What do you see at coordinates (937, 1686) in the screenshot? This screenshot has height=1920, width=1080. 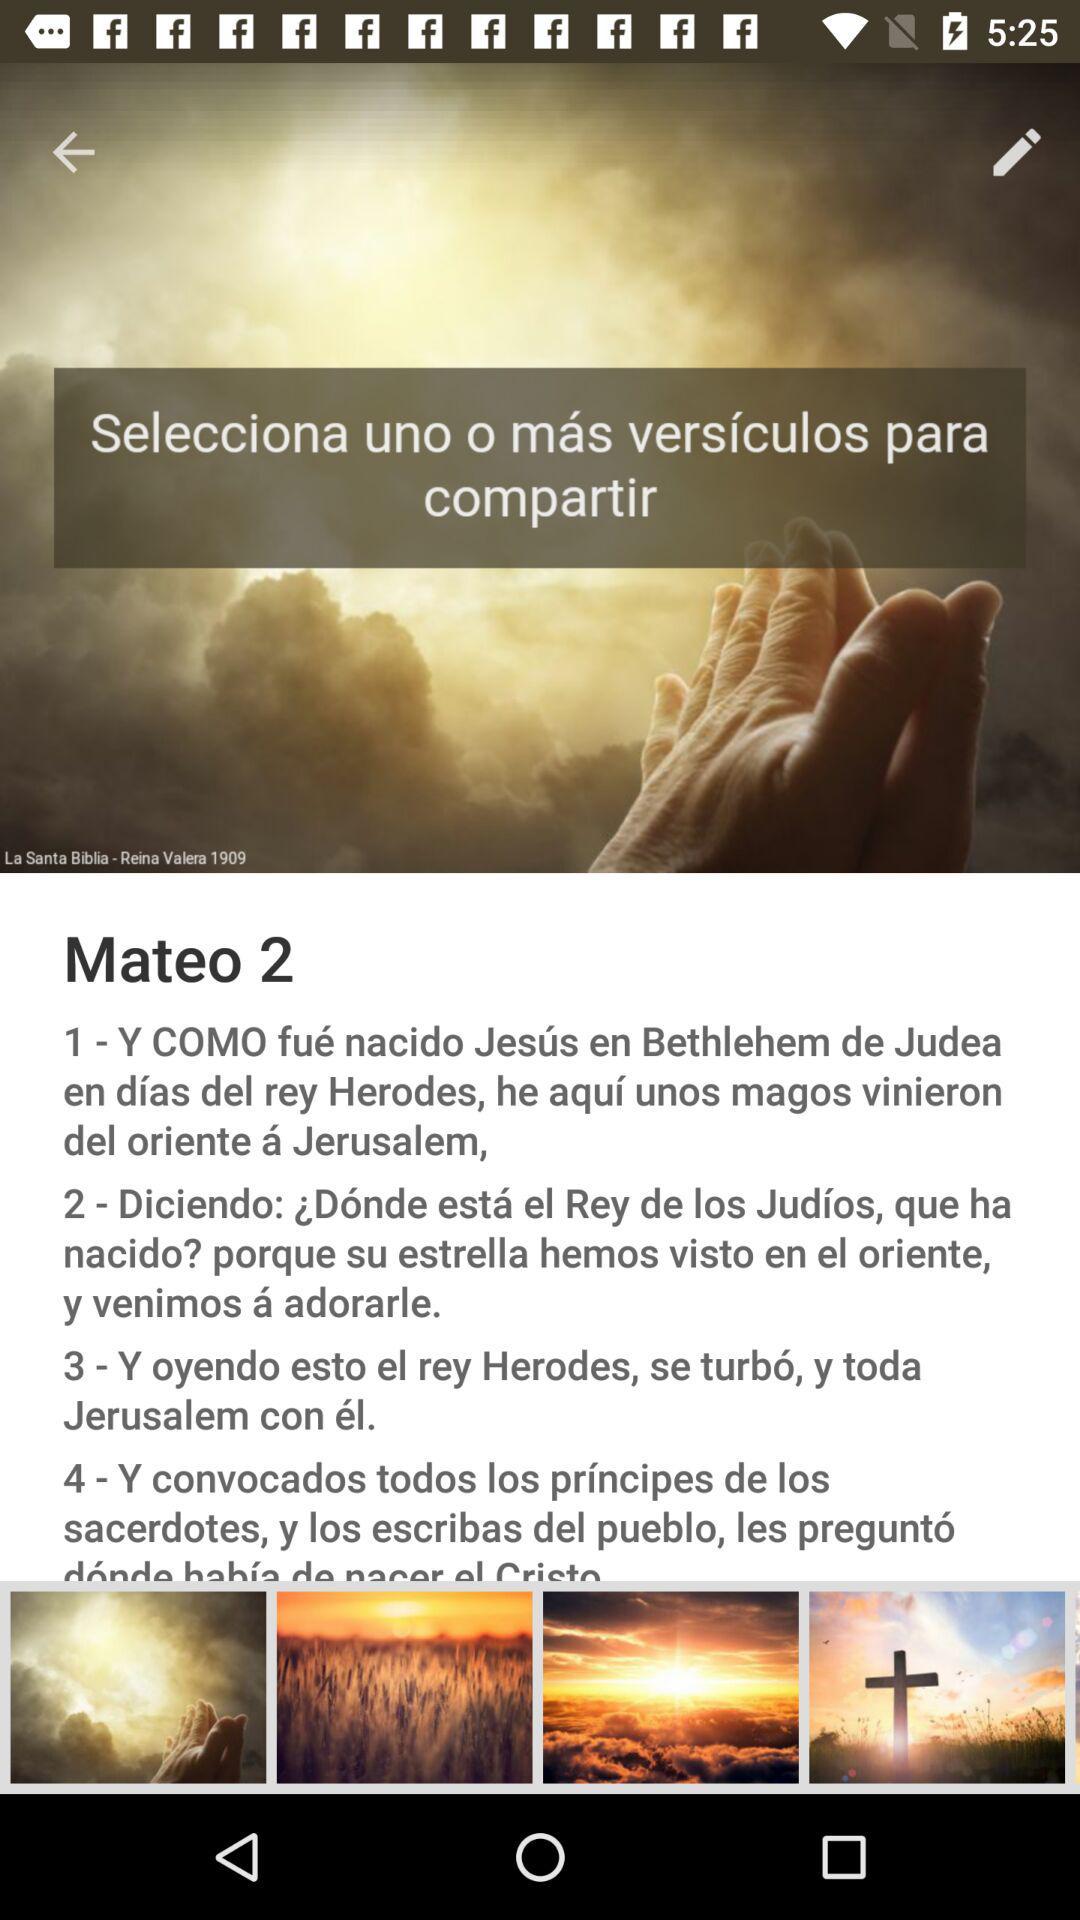 I see `the add icon` at bounding box center [937, 1686].